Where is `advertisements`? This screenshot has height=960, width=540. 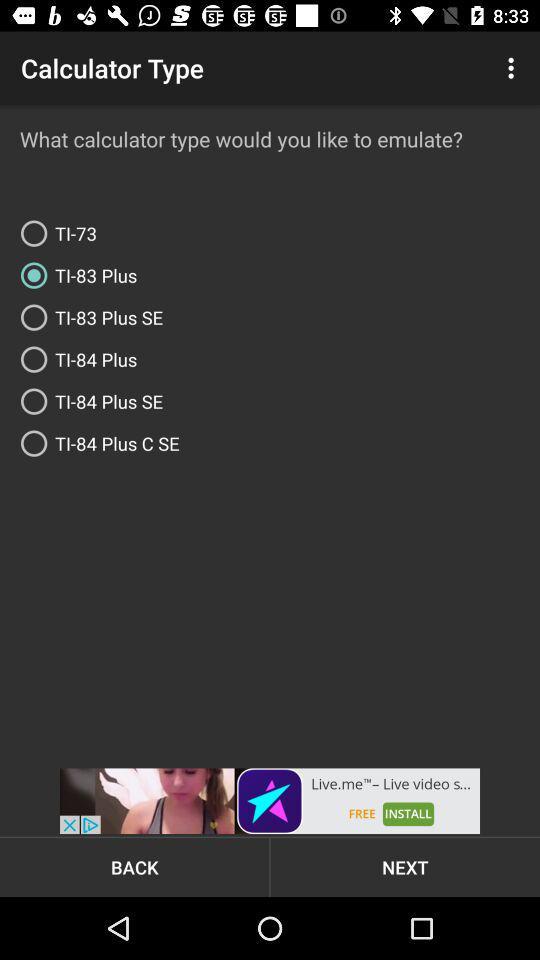
advertisements is located at coordinates (270, 801).